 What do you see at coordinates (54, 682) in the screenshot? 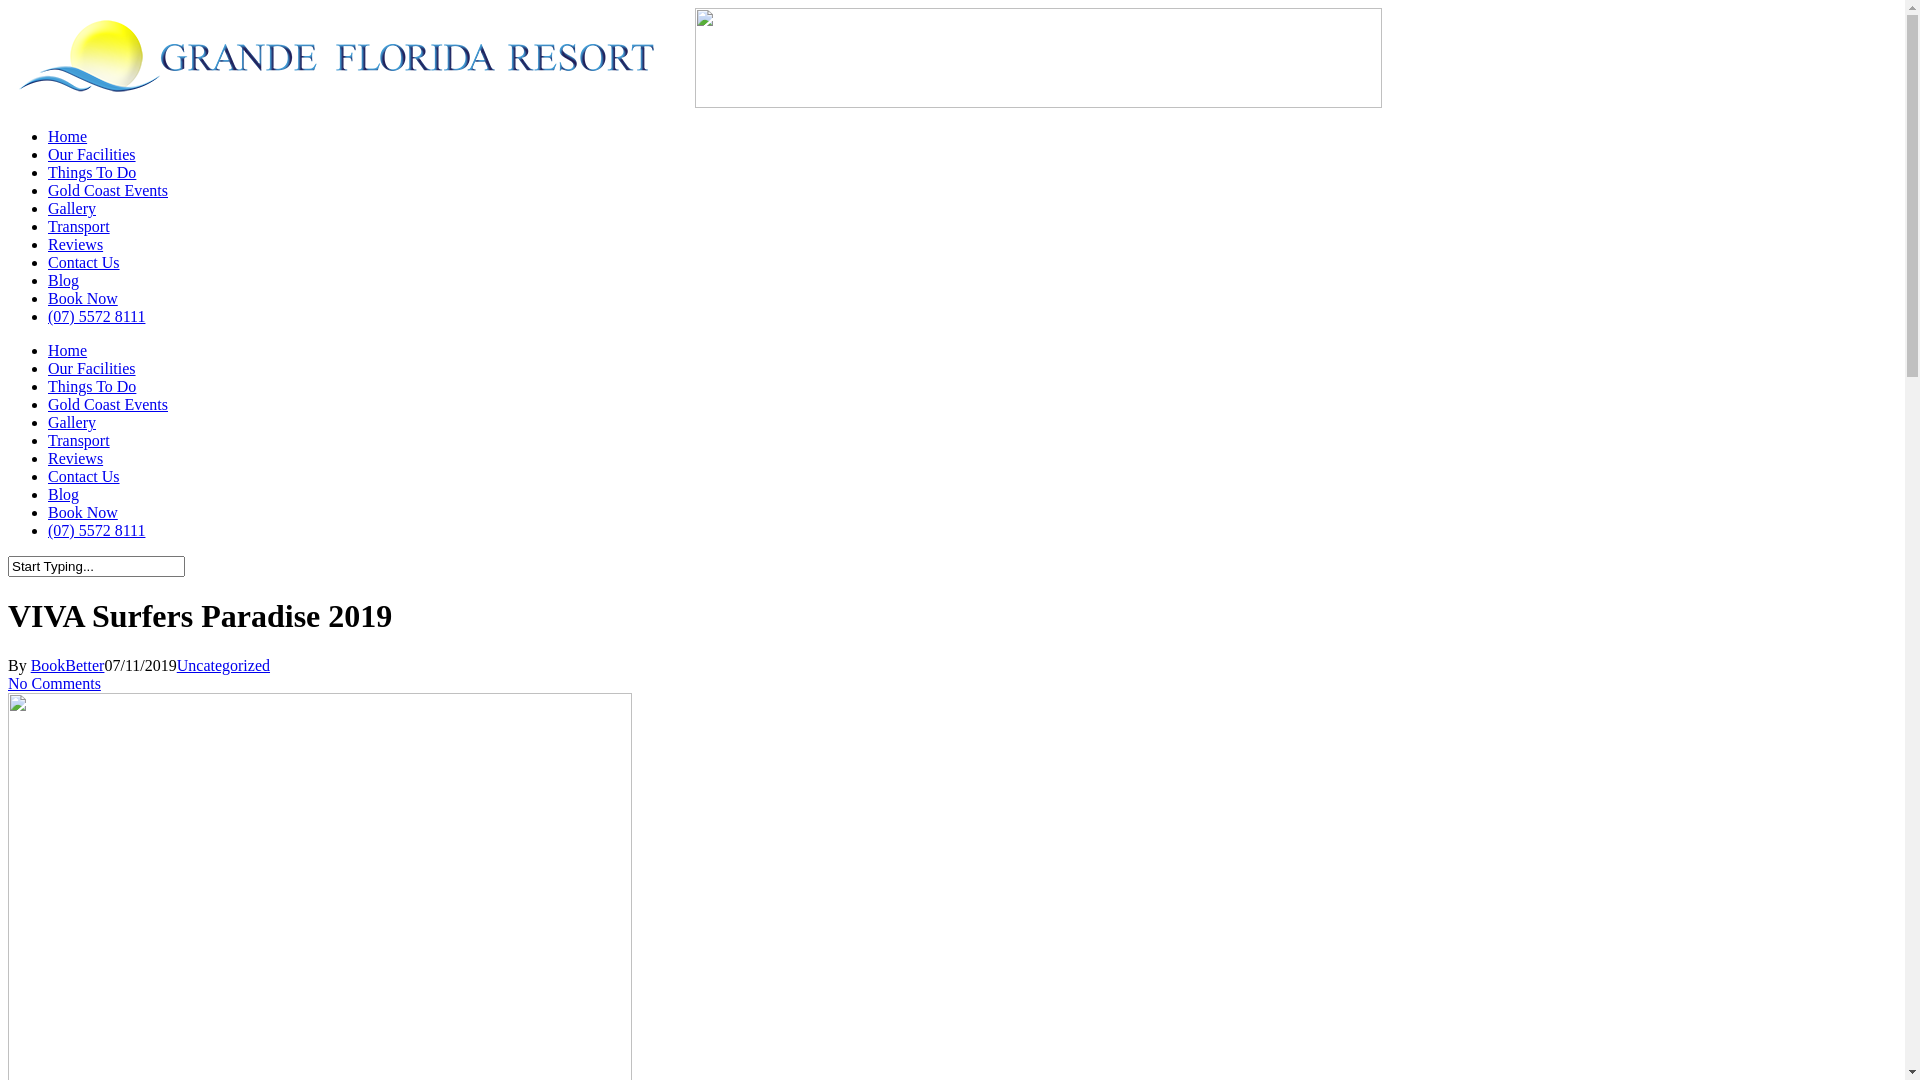
I see `'No Comments'` at bounding box center [54, 682].